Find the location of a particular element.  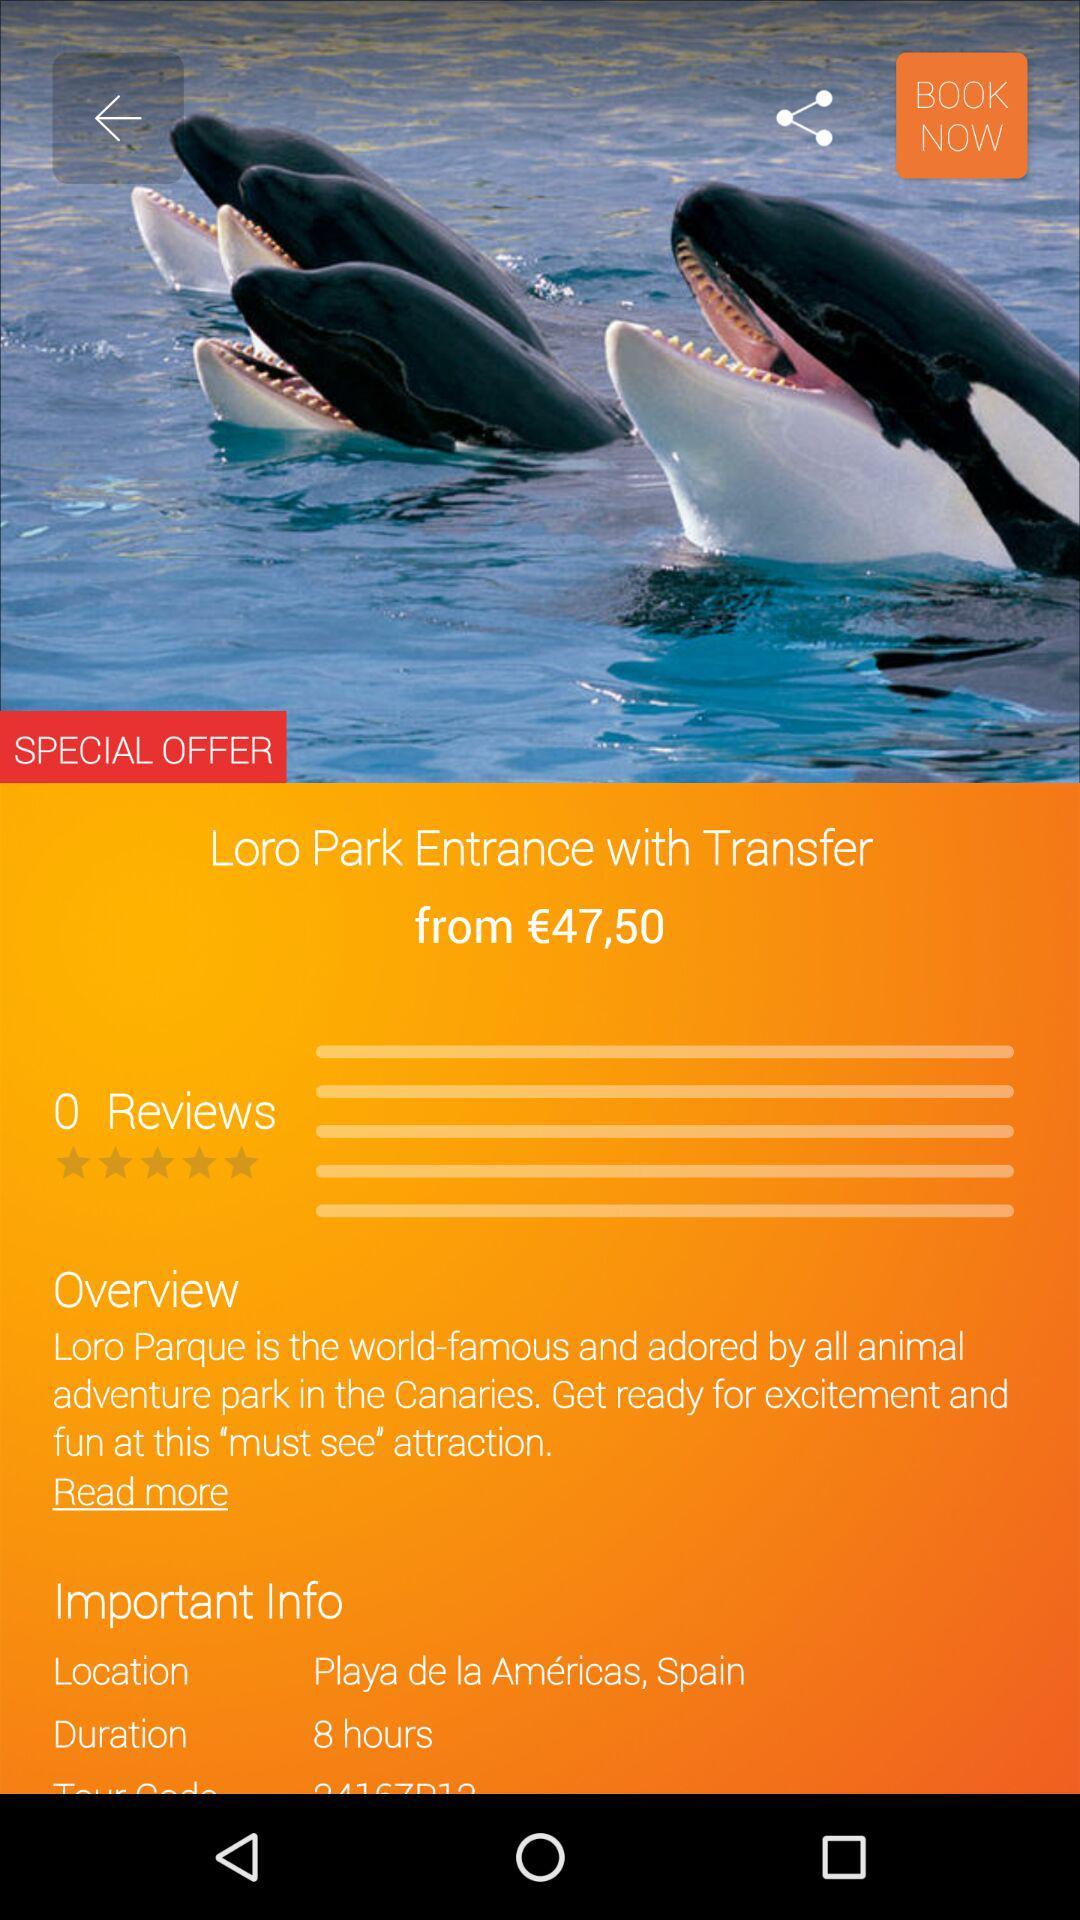

the icon above loro park entrance icon is located at coordinates (960, 114).